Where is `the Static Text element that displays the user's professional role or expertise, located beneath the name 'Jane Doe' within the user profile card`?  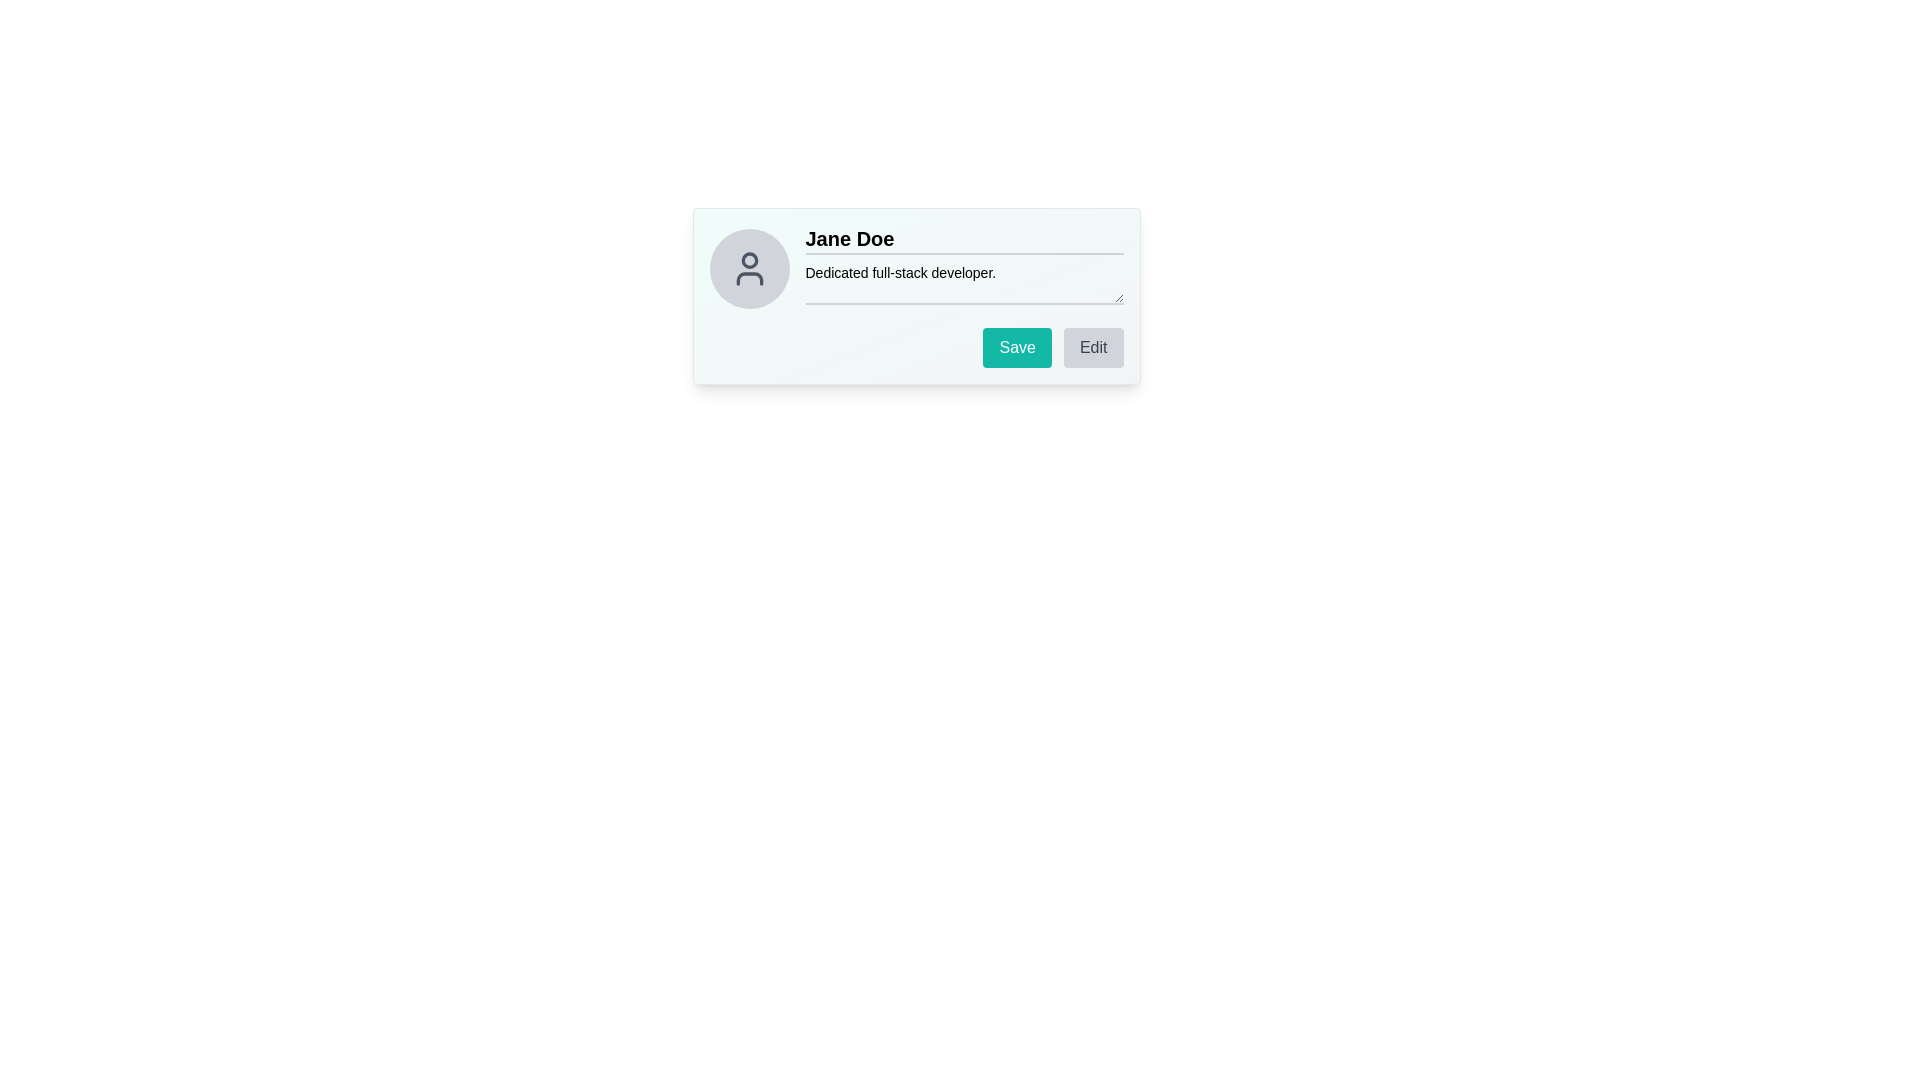
the Static Text element that displays the user's professional role or expertise, located beneath the name 'Jane Doe' within the user profile card is located at coordinates (915, 267).